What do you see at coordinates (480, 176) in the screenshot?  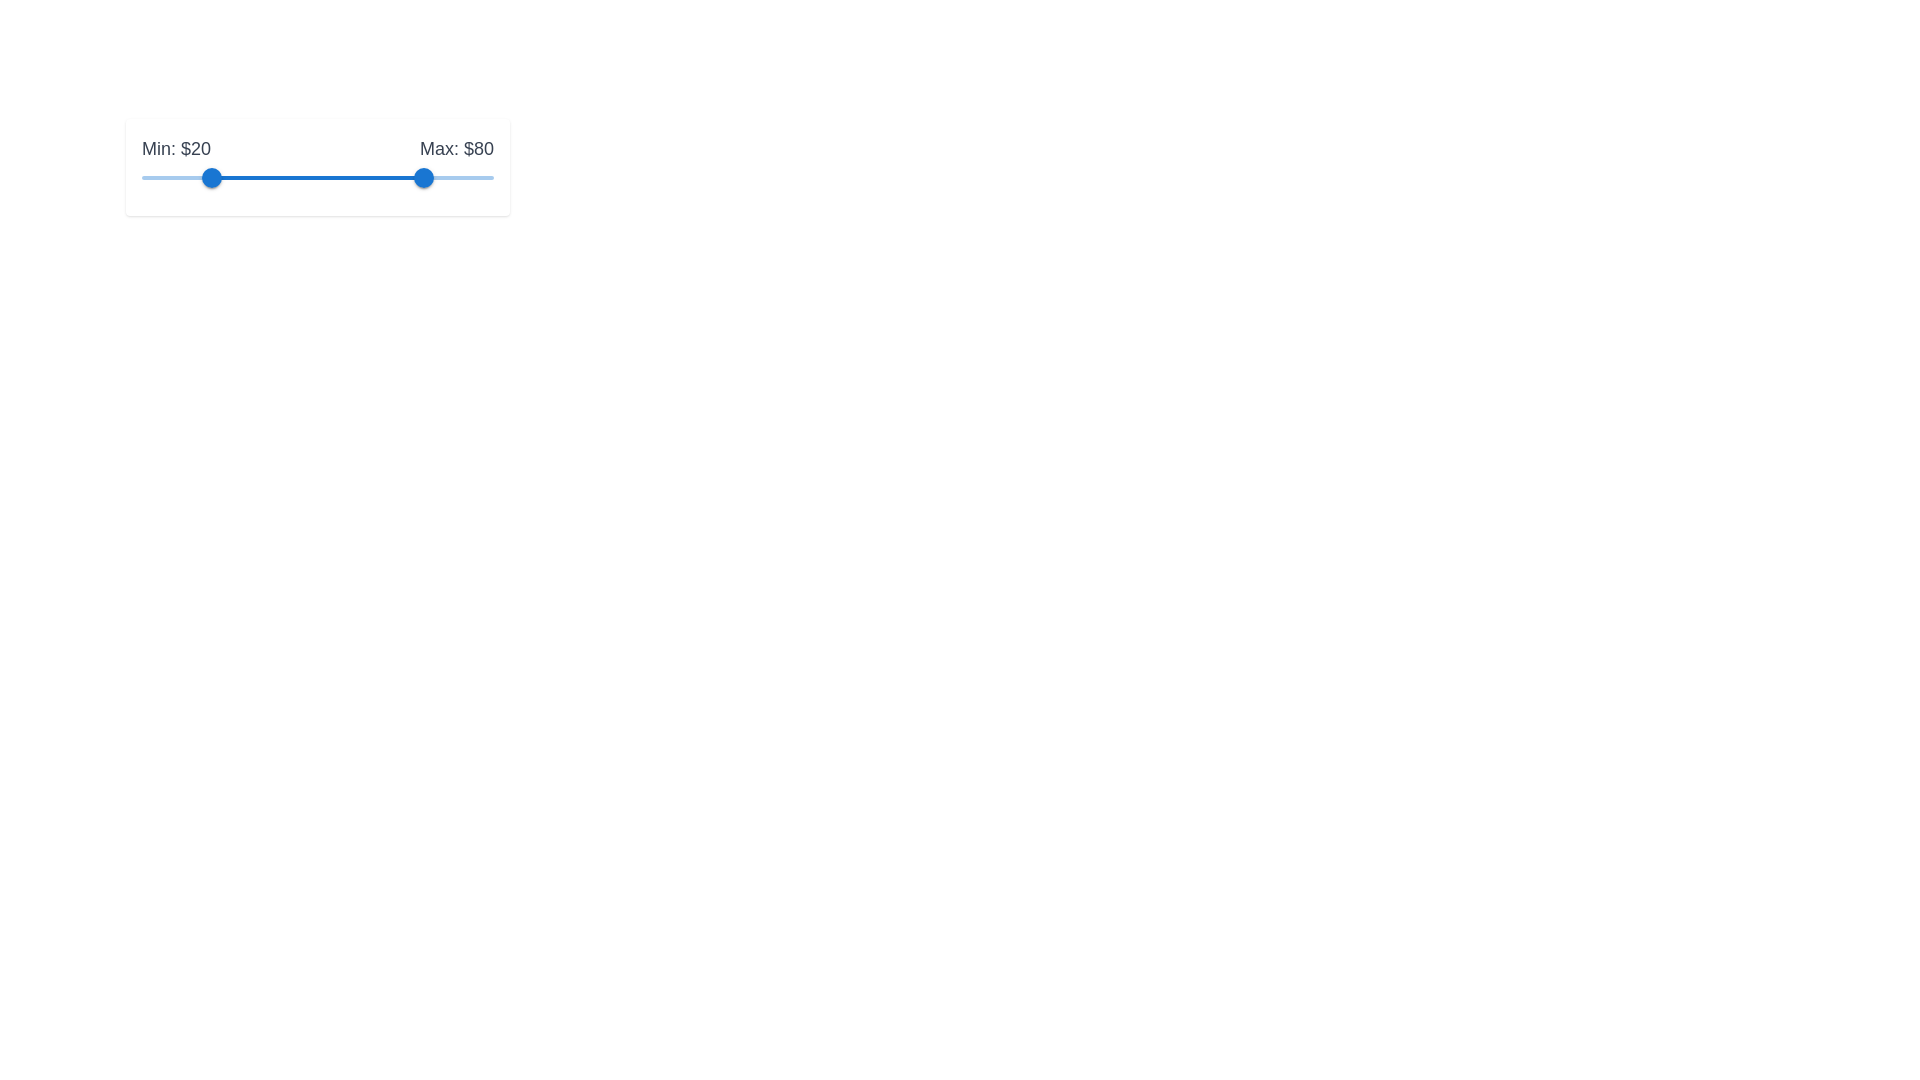 I see `the slider` at bounding box center [480, 176].